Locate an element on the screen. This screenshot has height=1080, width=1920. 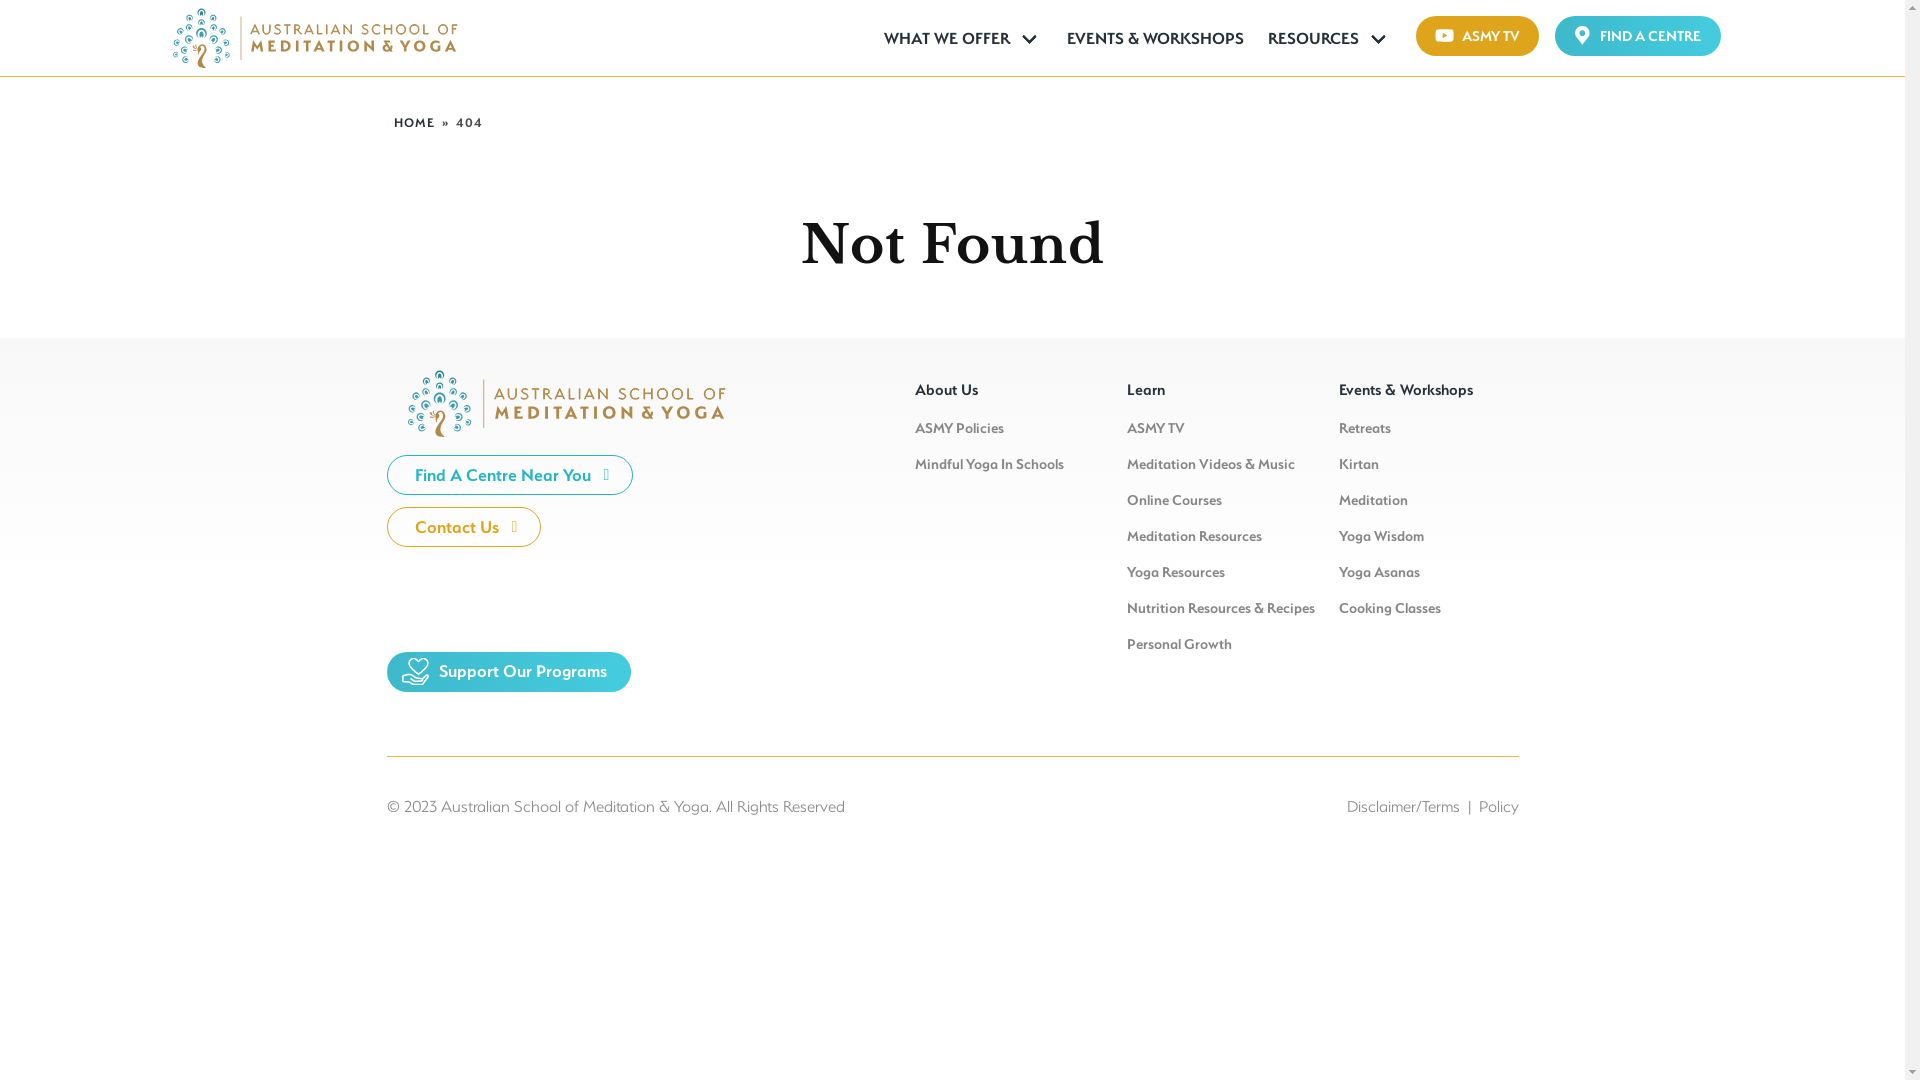
'Online Courses' is located at coordinates (1126, 499).